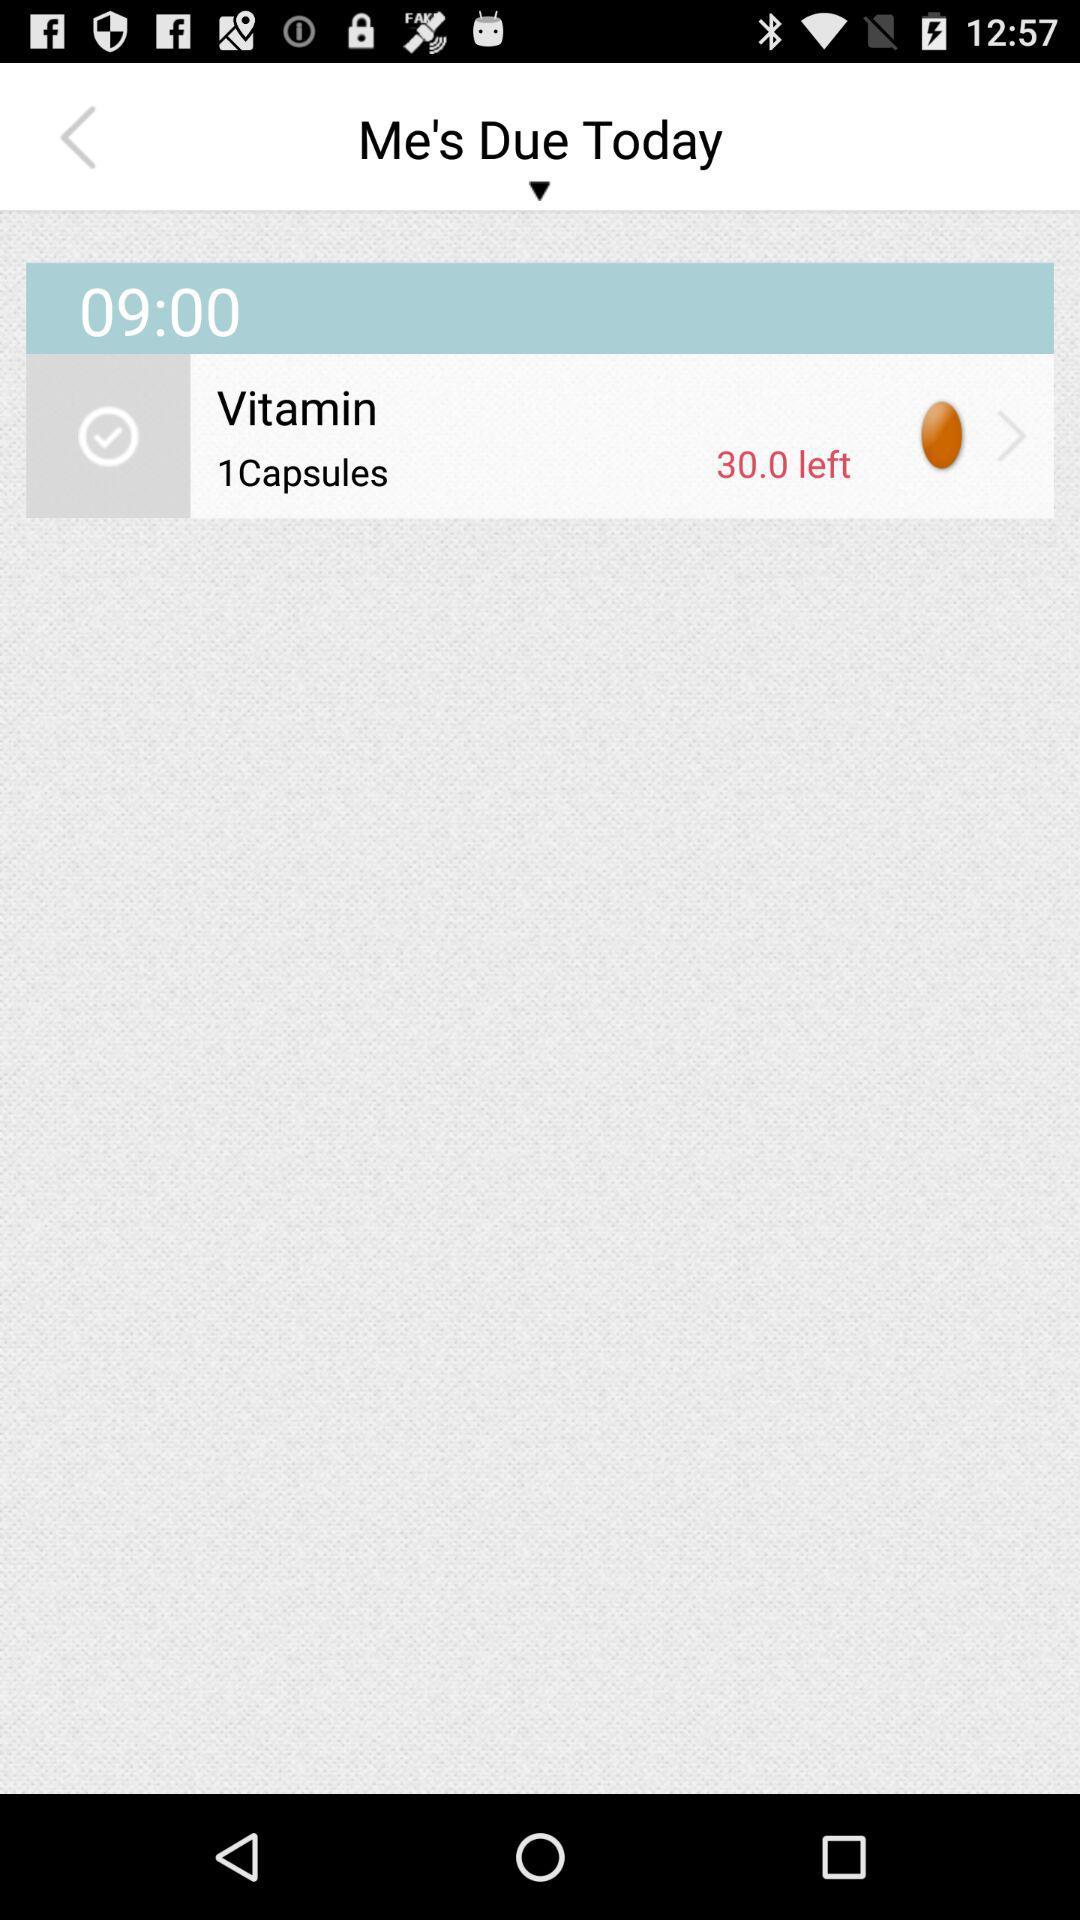 Image resolution: width=1080 pixels, height=1920 pixels. Describe the element at coordinates (82, 137) in the screenshot. I see `the icon next to the me s due icon` at that location.